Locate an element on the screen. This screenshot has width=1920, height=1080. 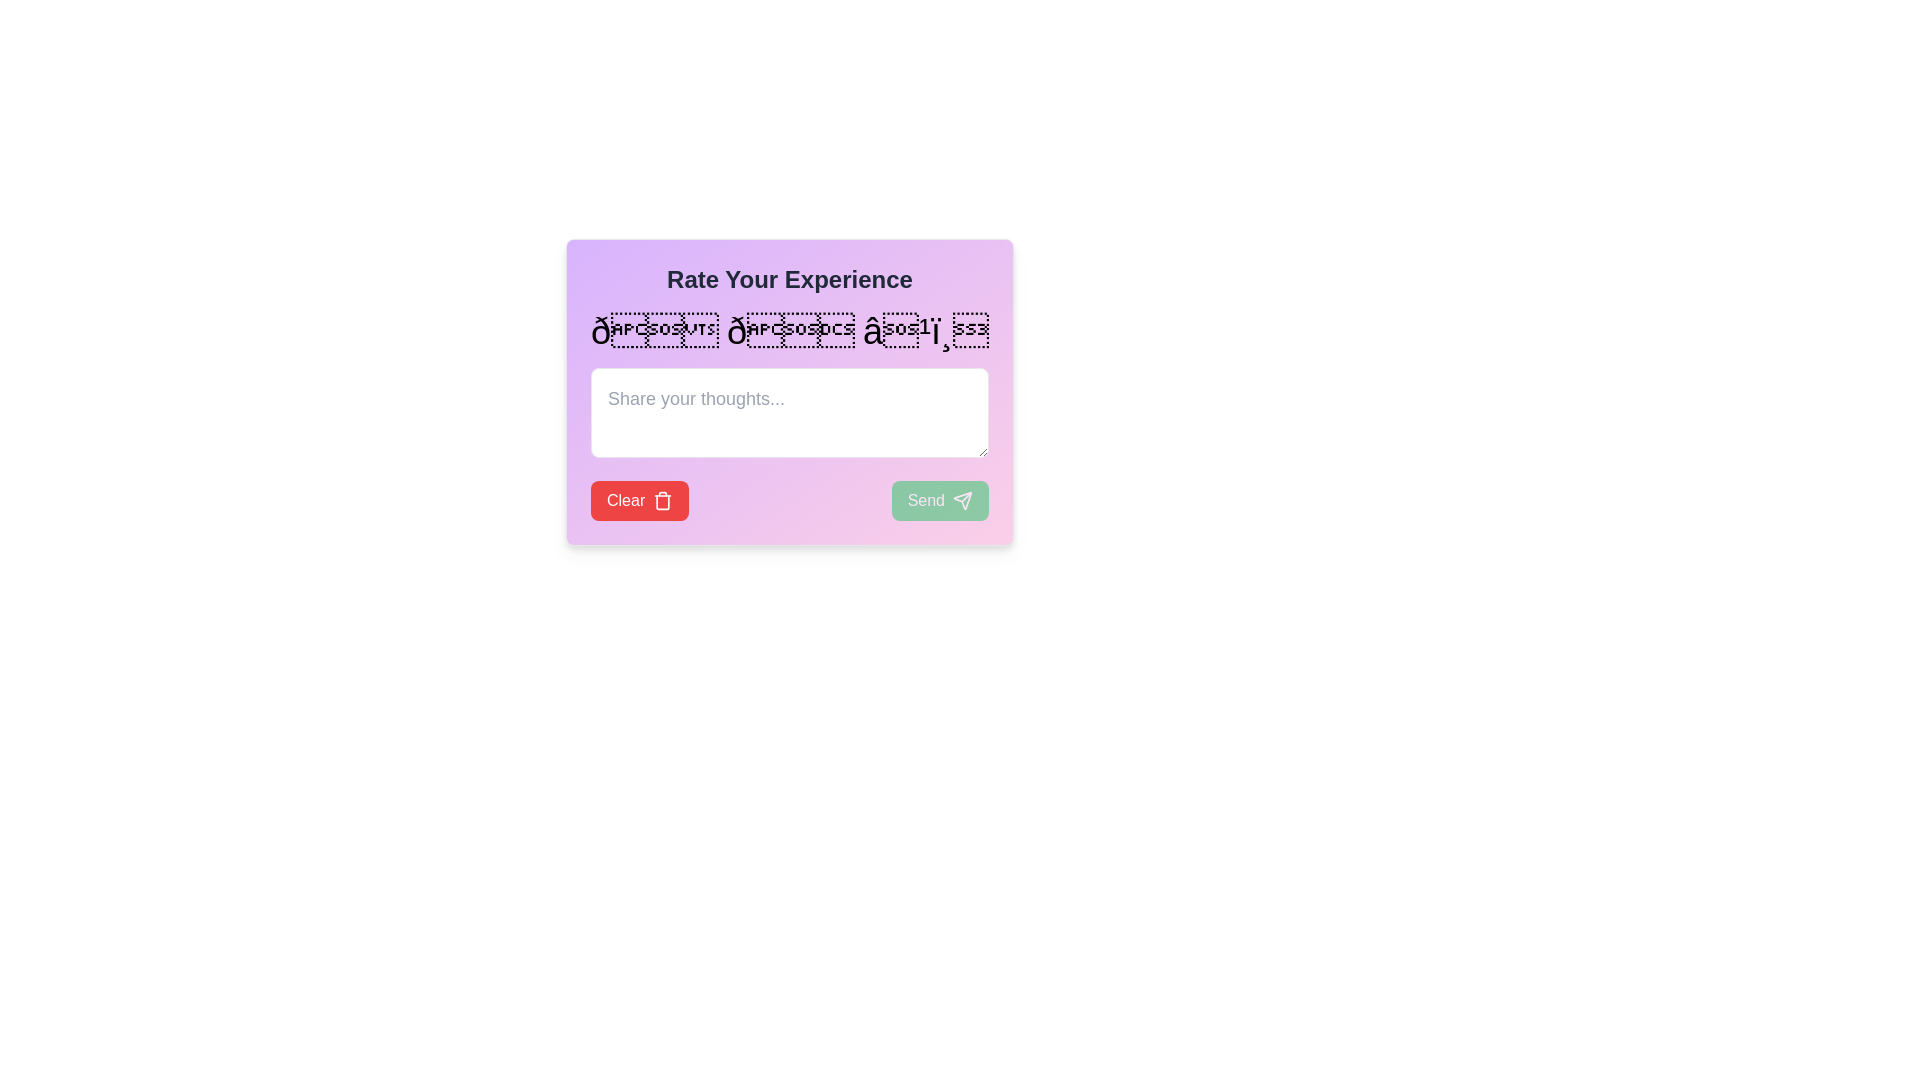
the send action icon located within the green, rounded 'Send' button at the bottom-right of the feedback form is located at coordinates (963, 500).